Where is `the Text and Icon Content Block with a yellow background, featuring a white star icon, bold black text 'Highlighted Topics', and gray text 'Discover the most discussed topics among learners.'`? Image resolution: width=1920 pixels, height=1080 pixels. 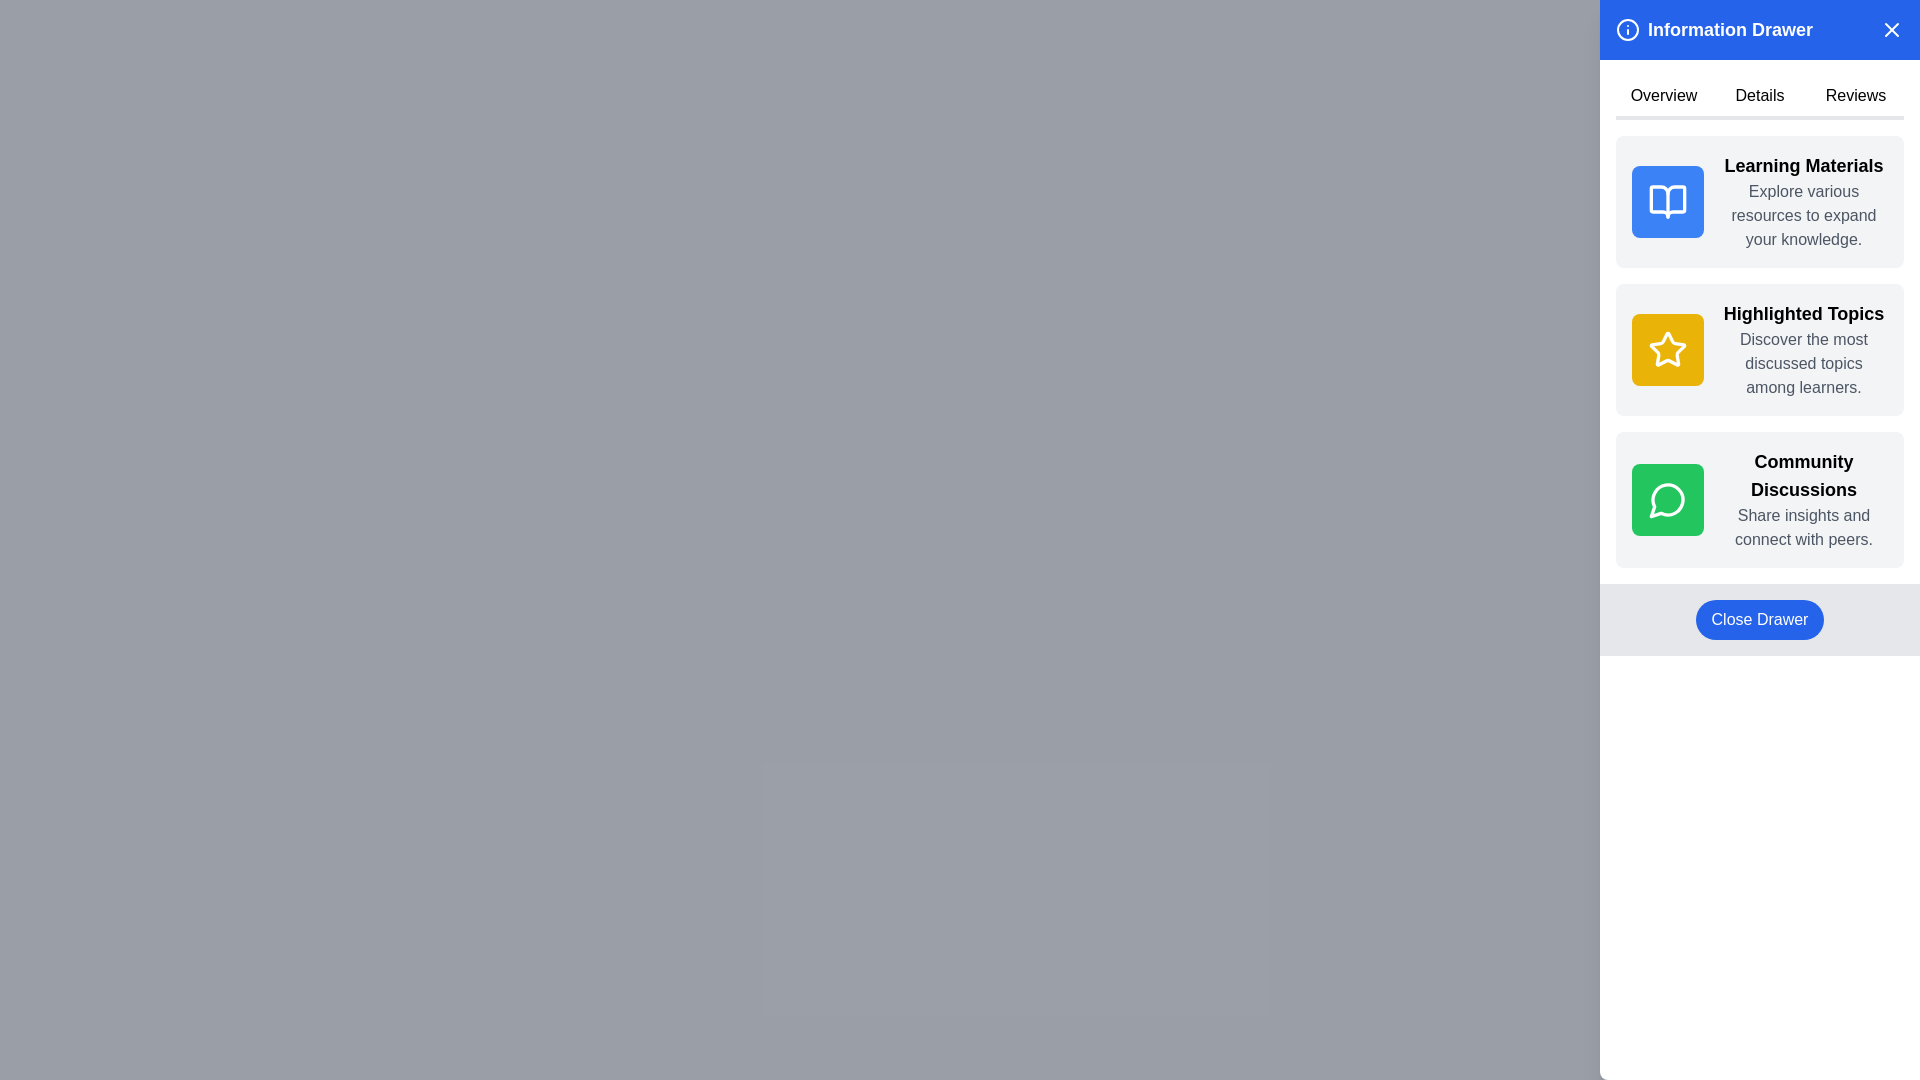 the Text and Icon Content Block with a yellow background, featuring a white star icon, bold black text 'Highlighted Topics', and gray text 'Discover the most discussed topics among learners.' is located at coordinates (1760, 350).